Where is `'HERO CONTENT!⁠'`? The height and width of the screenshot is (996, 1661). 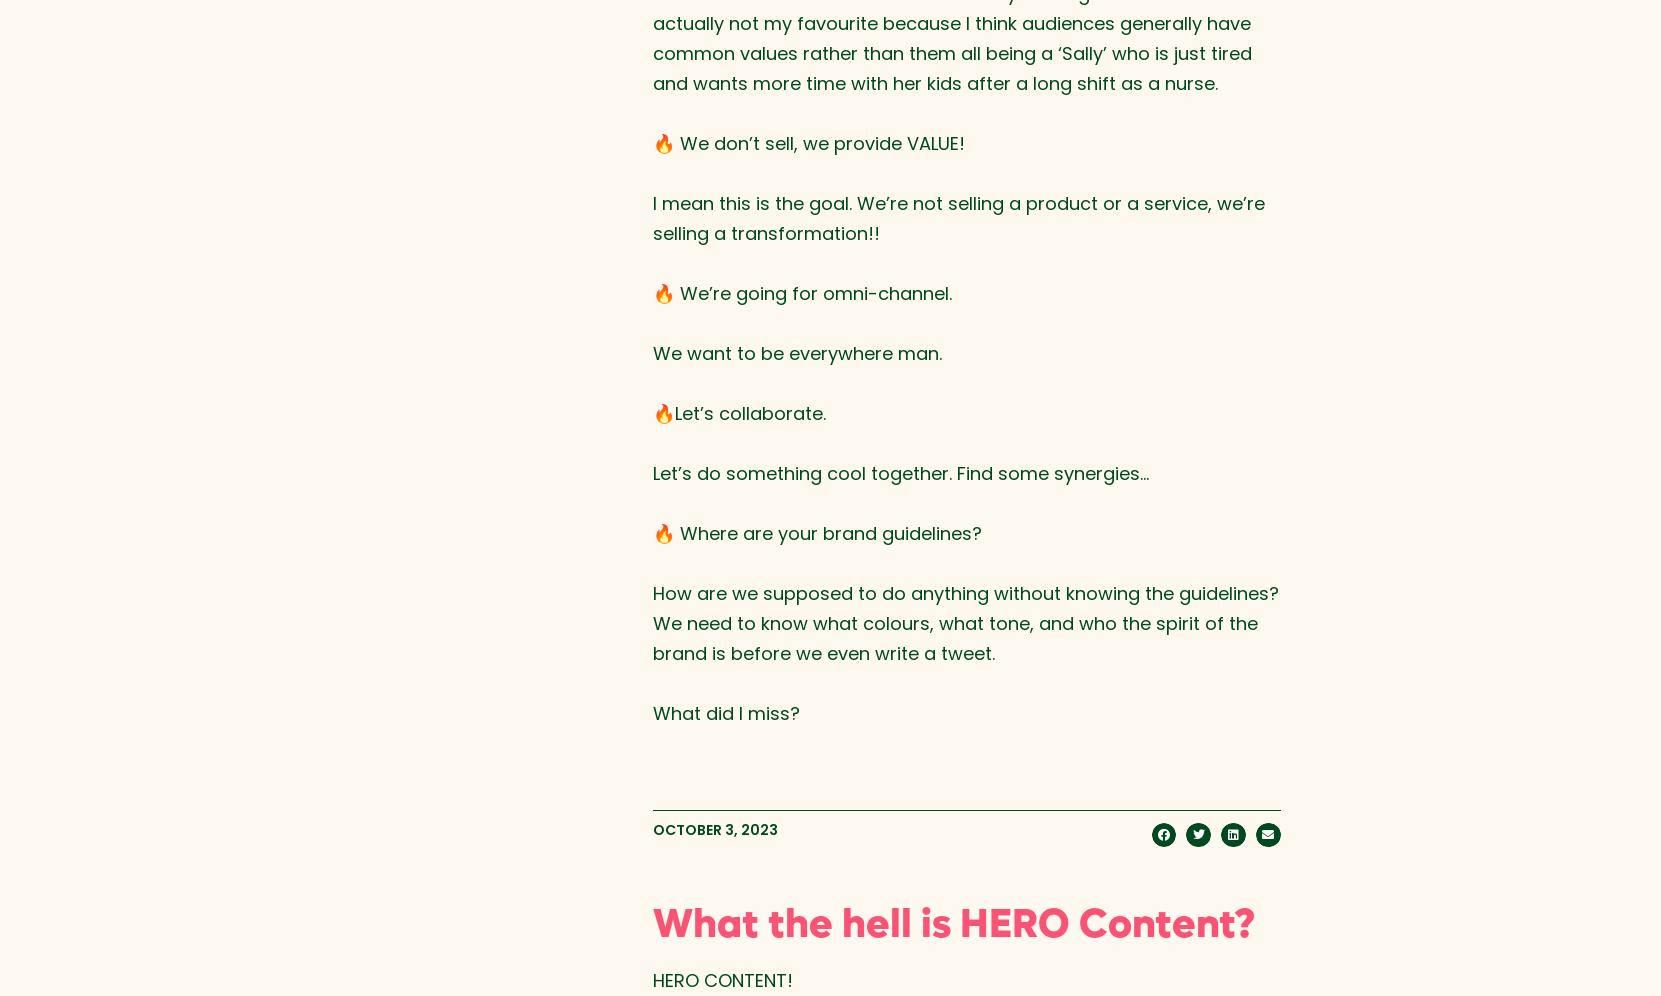
'HERO CONTENT!⁠' is located at coordinates (722, 979).